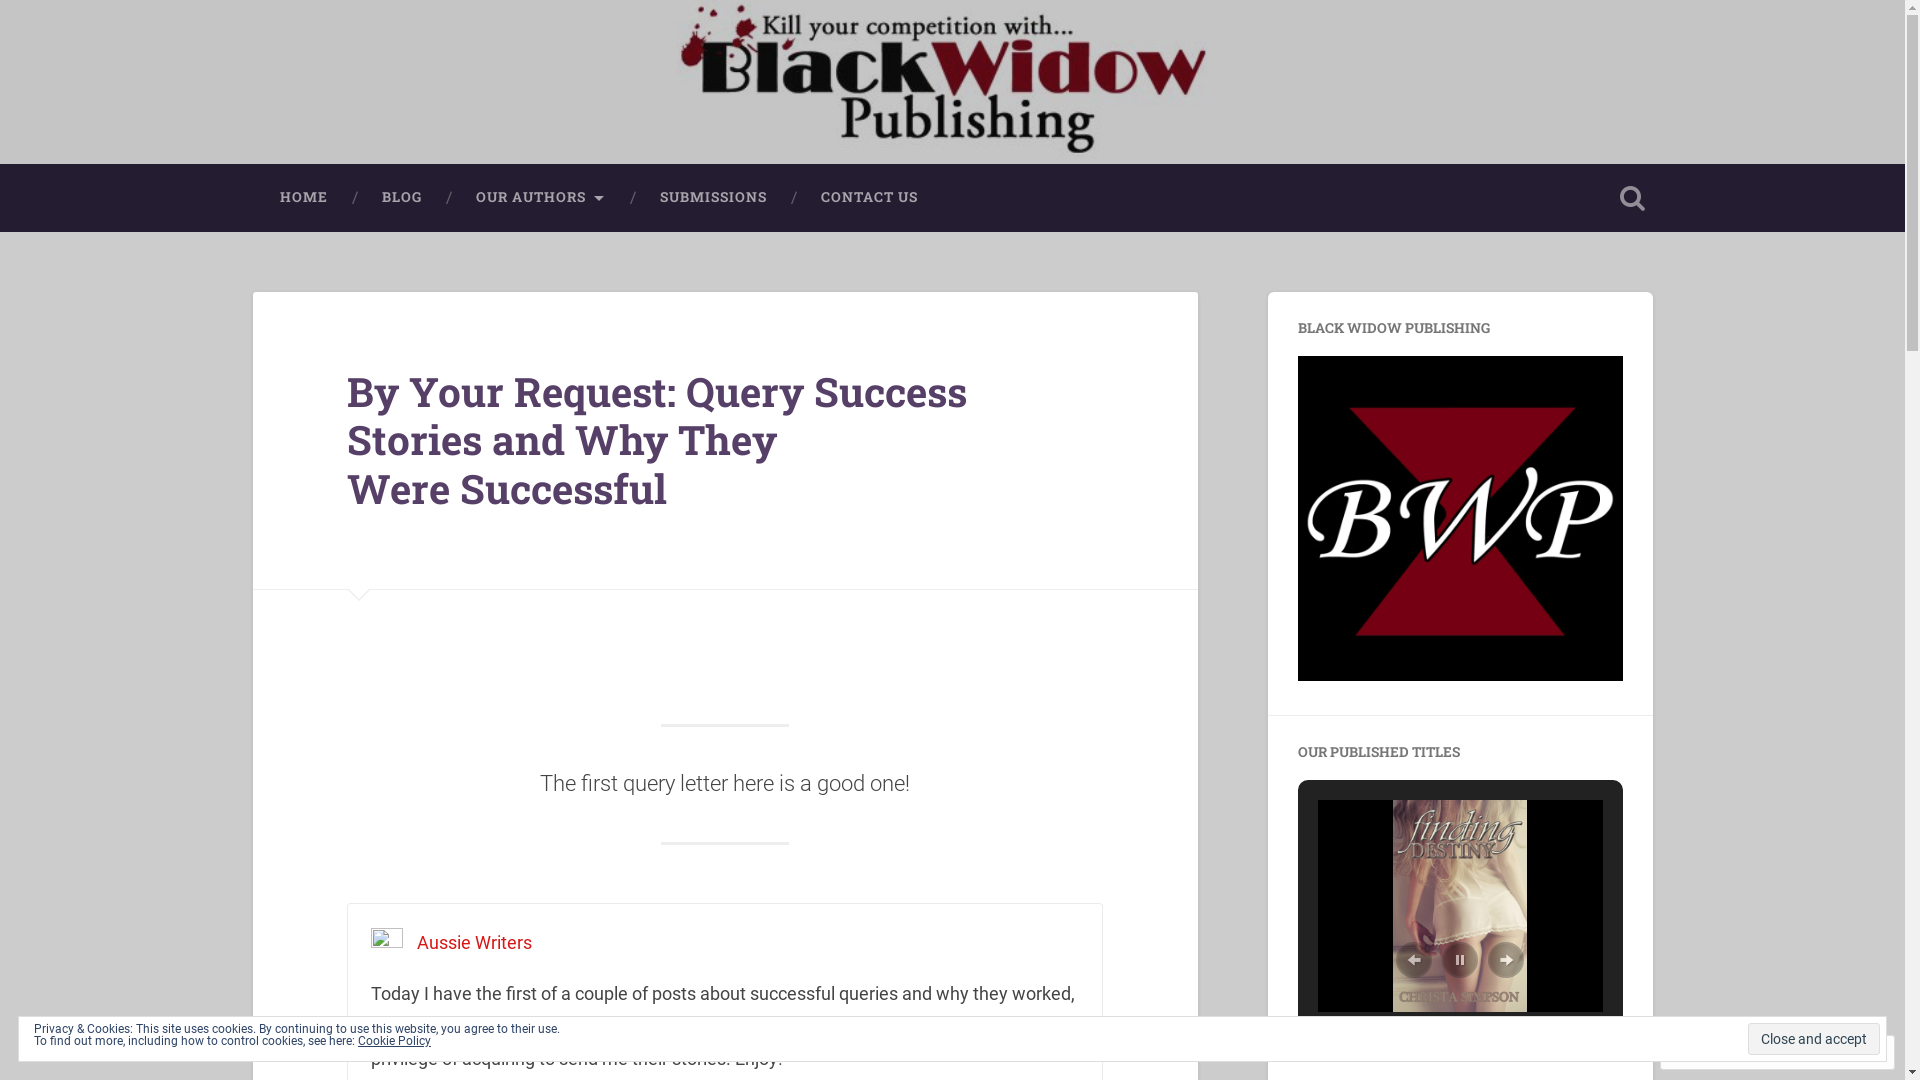 The height and width of the screenshot is (1080, 1920). I want to click on 'Aussie Writers', so click(415, 942).